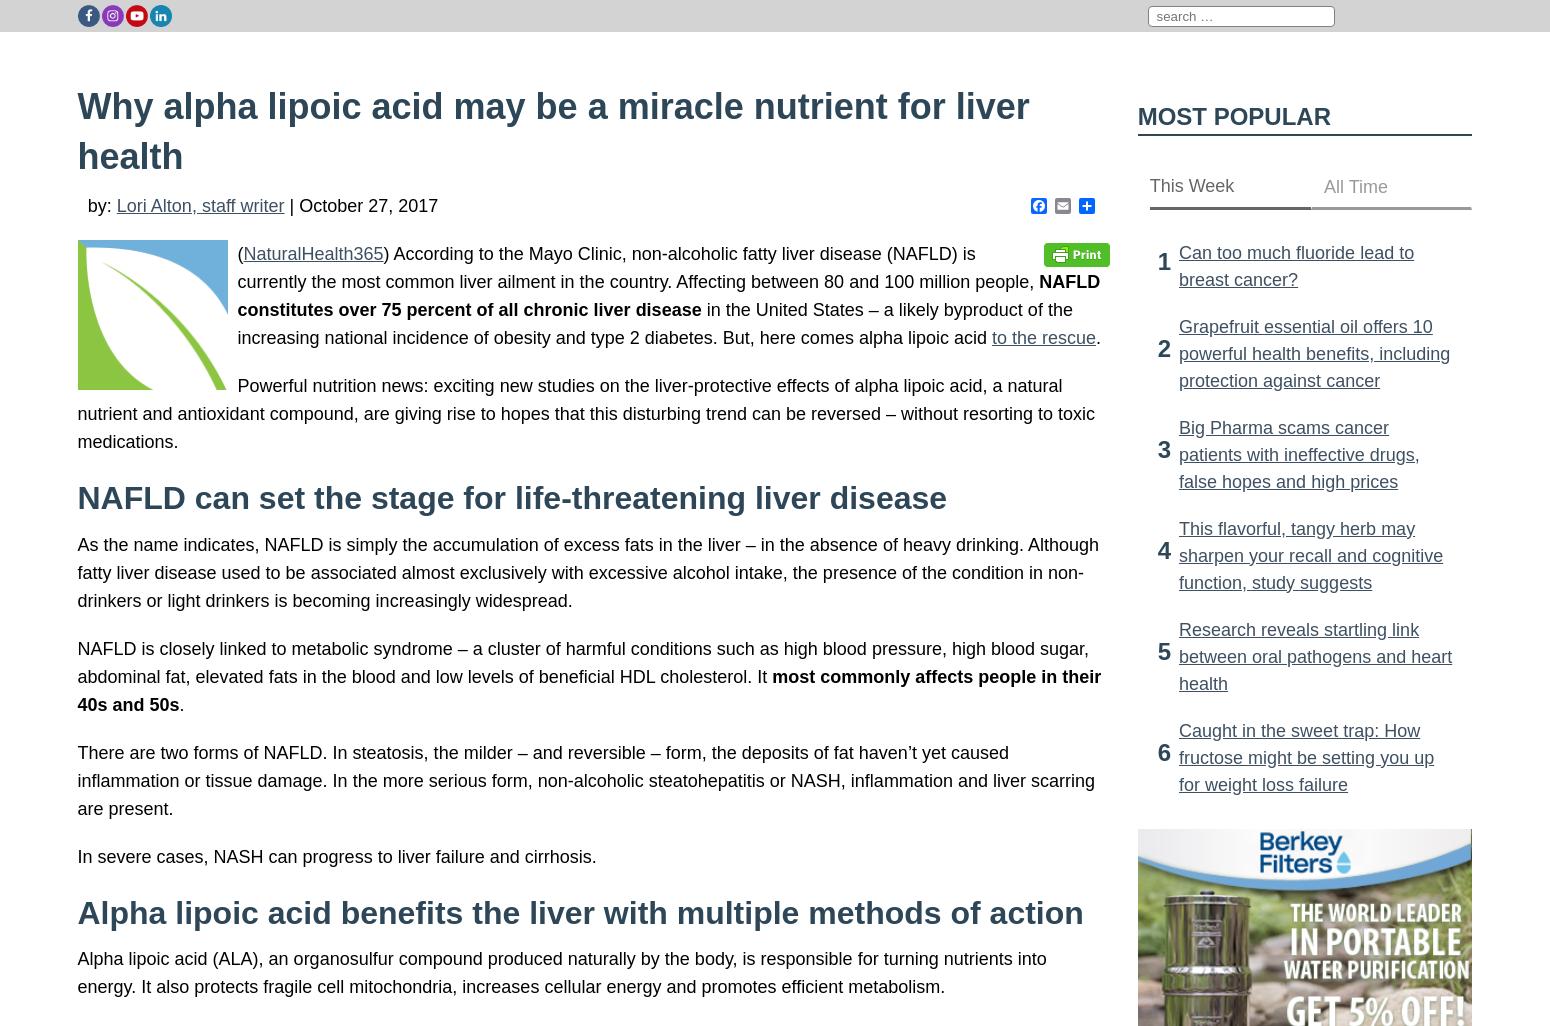 This screenshot has height=1026, width=1550. I want to click on 'News', so click(1115, 49).